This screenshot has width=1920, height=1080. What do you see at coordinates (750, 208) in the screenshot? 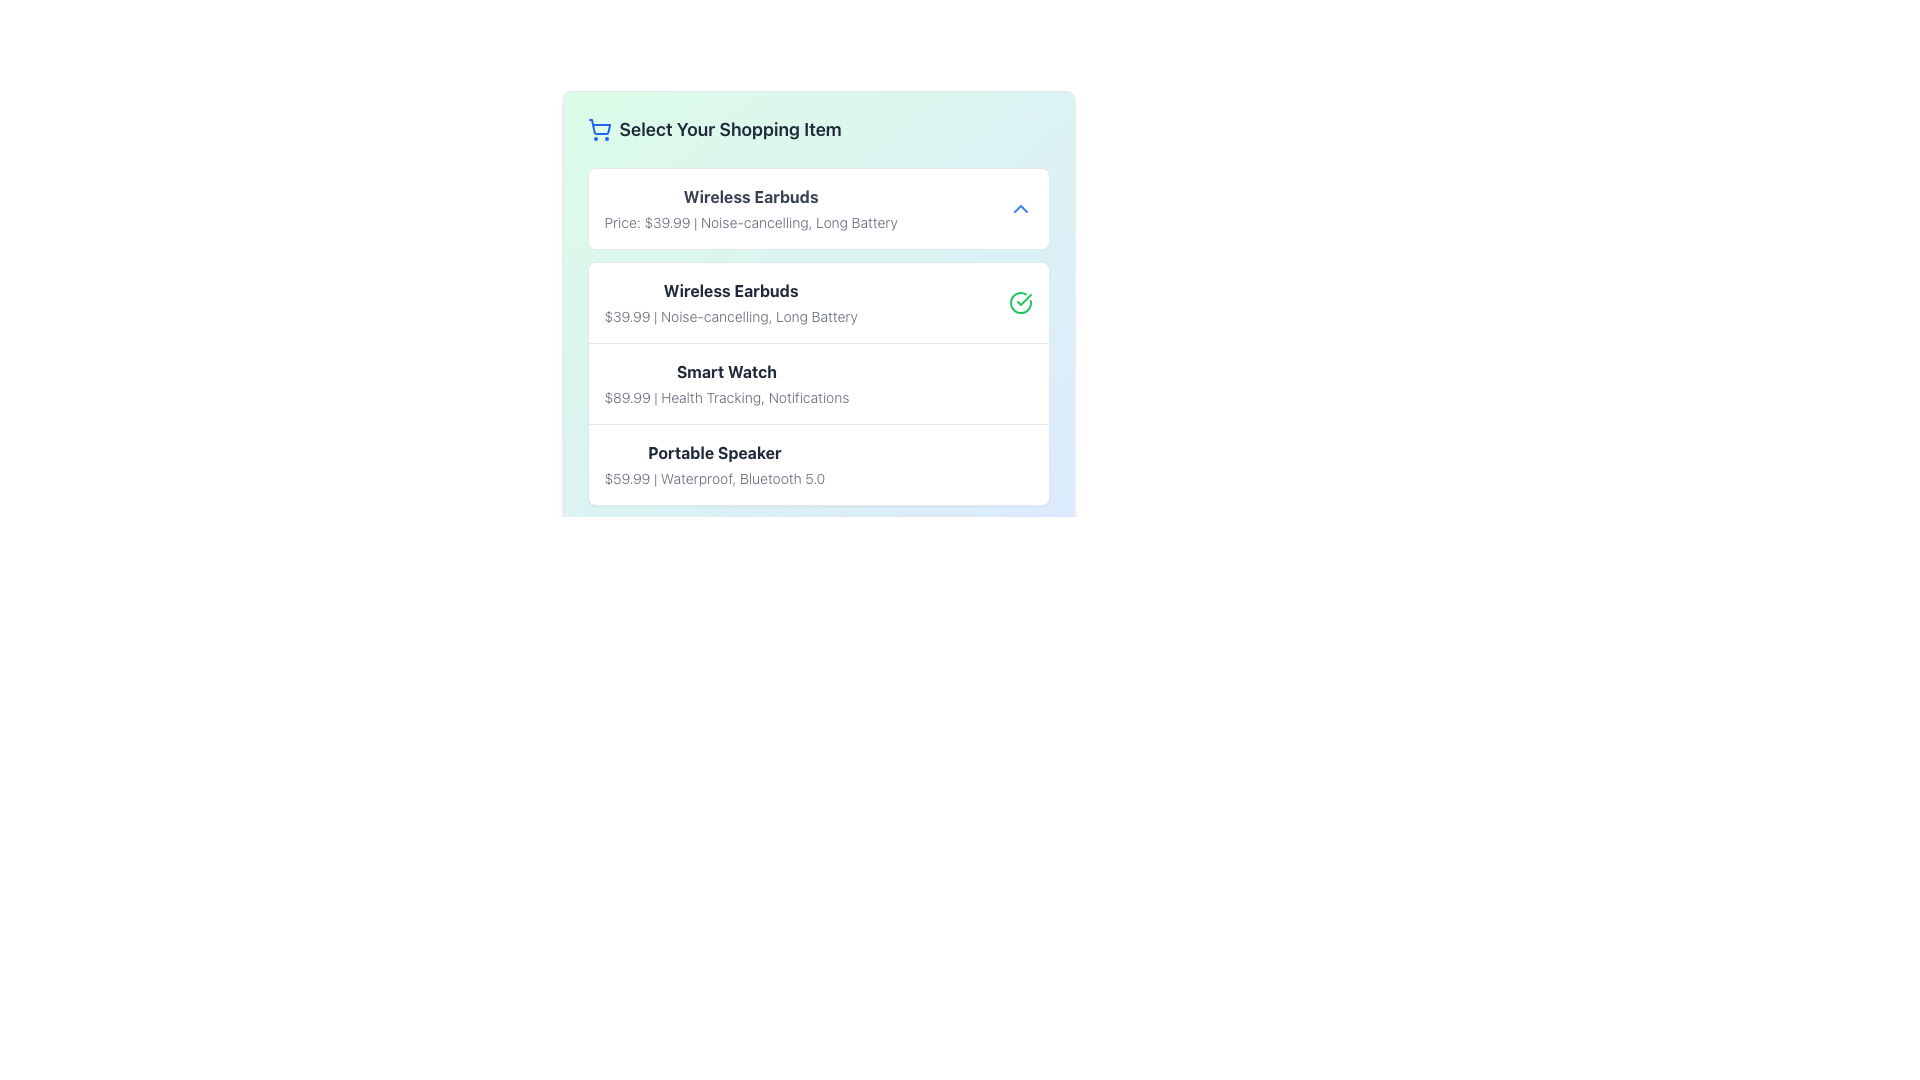
I see `the text label displaying 'Wireless Earbuds' which is the primary content of the first item in the selectable list` at bounding box center [750, 208].